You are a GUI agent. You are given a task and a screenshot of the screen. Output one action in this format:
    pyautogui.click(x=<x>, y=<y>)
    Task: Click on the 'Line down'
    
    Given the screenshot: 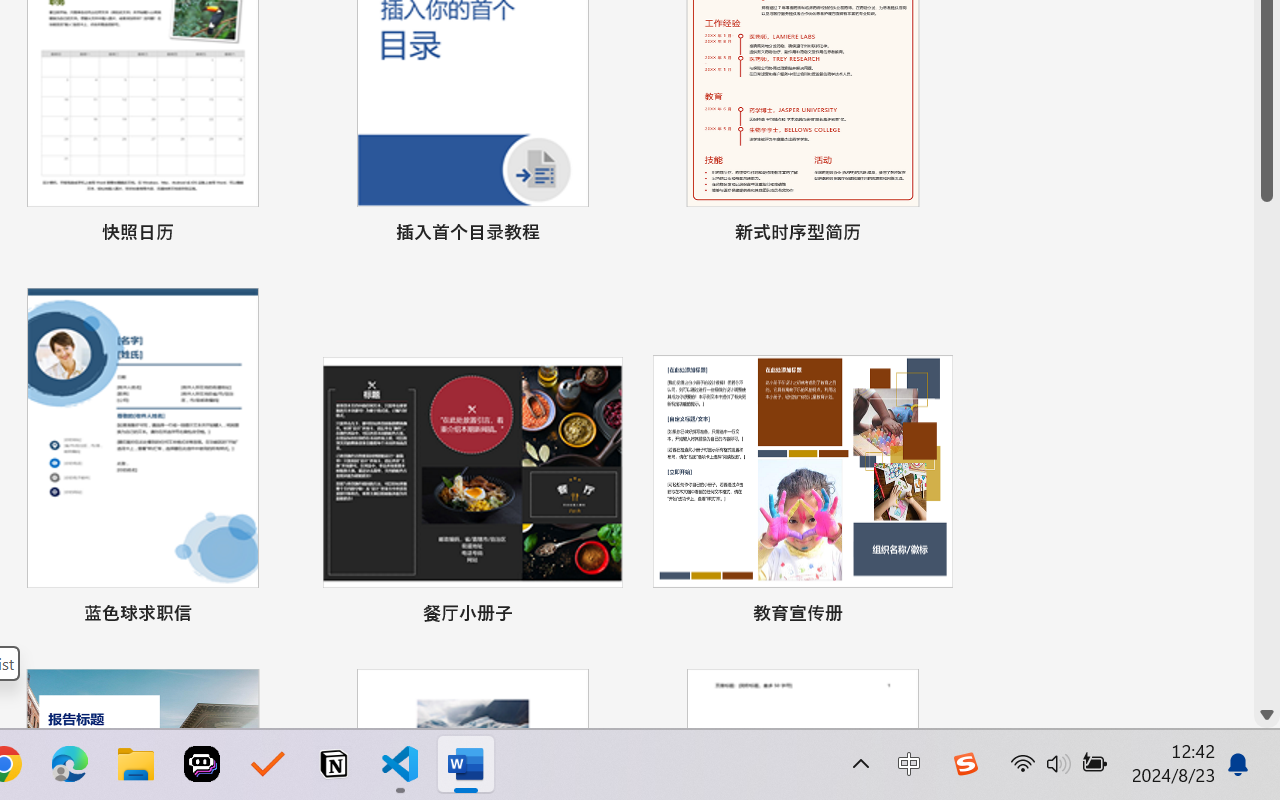 What is the action you would take?
    pyautogui.click(x=1266, y=714)
    